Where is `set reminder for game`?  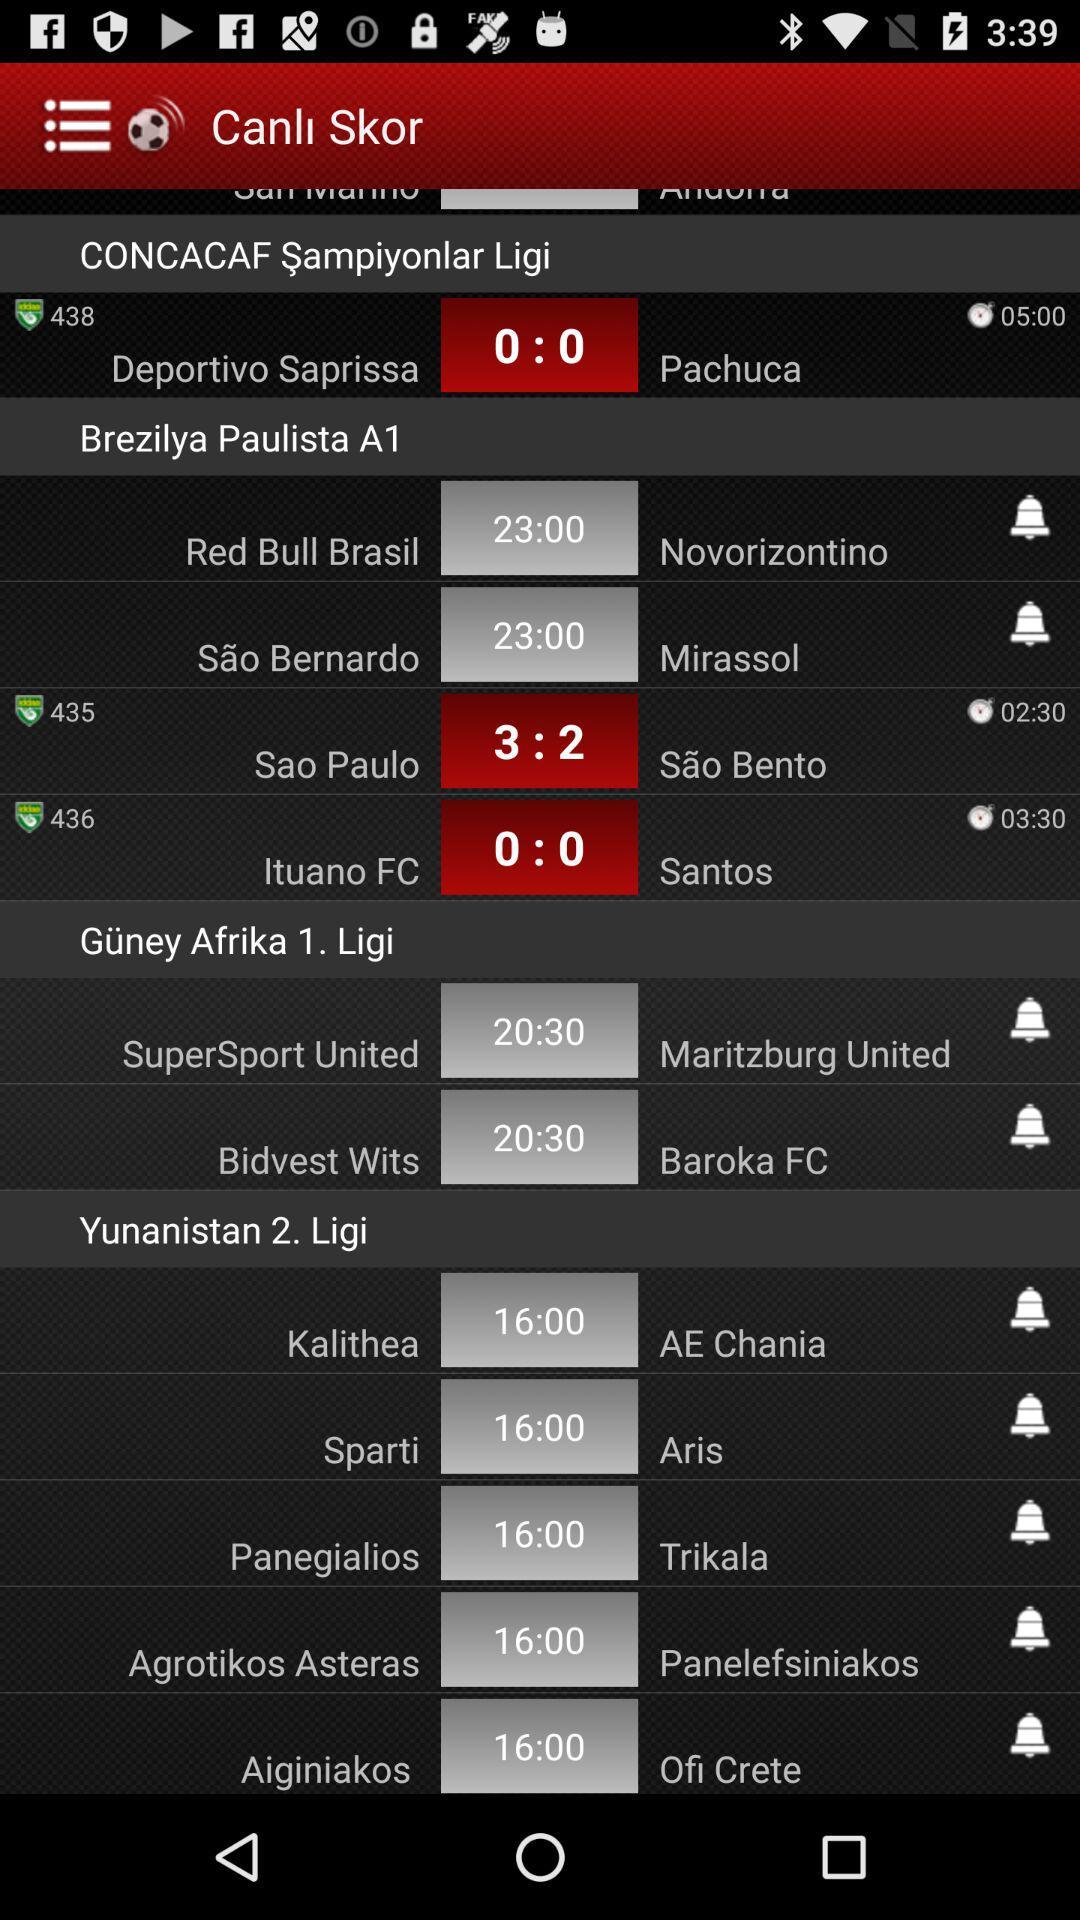 set reminder for game is located at coordinates (1029, 1415).